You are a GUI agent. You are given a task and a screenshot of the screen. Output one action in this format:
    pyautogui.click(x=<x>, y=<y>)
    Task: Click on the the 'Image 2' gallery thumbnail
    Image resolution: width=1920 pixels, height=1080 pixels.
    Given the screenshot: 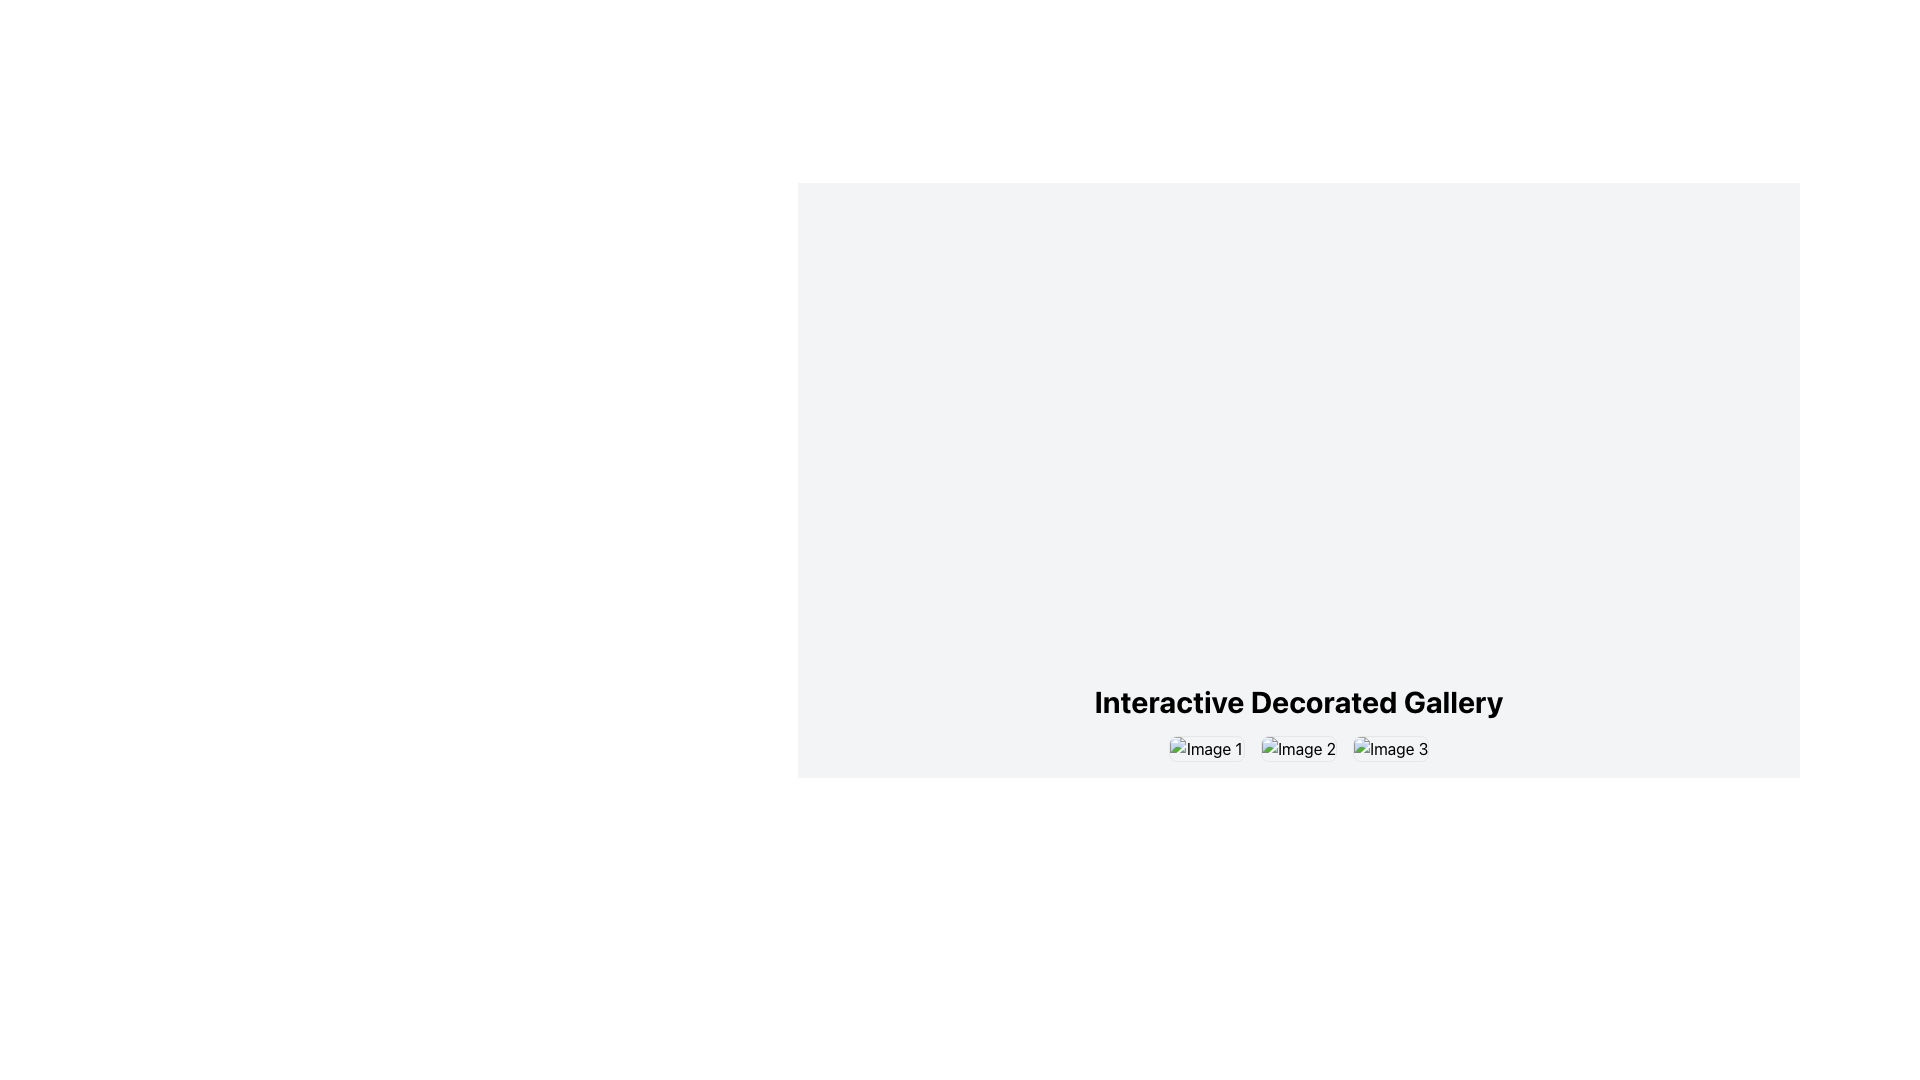 What is the action you would take?
    pyautogui.click(x=1299, y=748)
    